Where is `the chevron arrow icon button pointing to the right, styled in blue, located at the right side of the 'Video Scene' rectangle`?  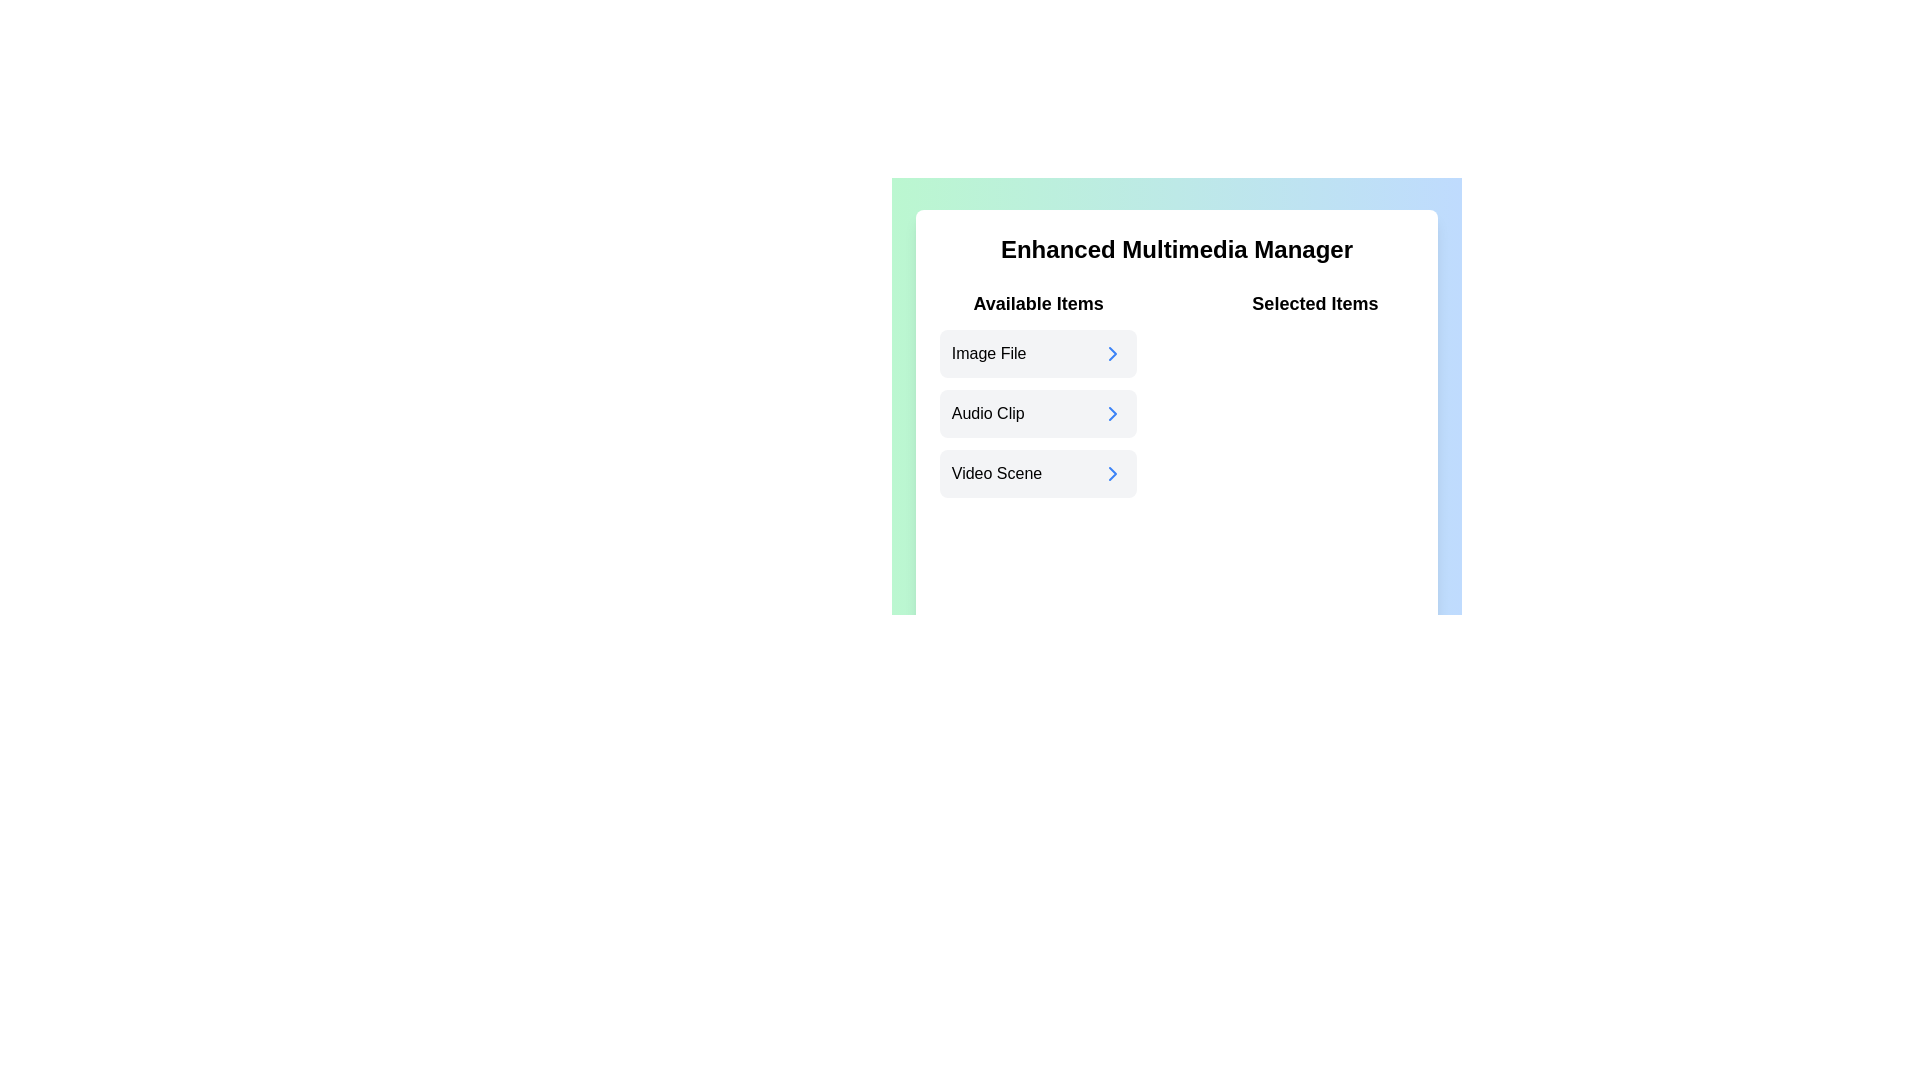
the chevron arrow icon button pointing to the right, styled in blue, located at the right side of the 'Video Scene' rectangle is located at coordinates (1112, 474).